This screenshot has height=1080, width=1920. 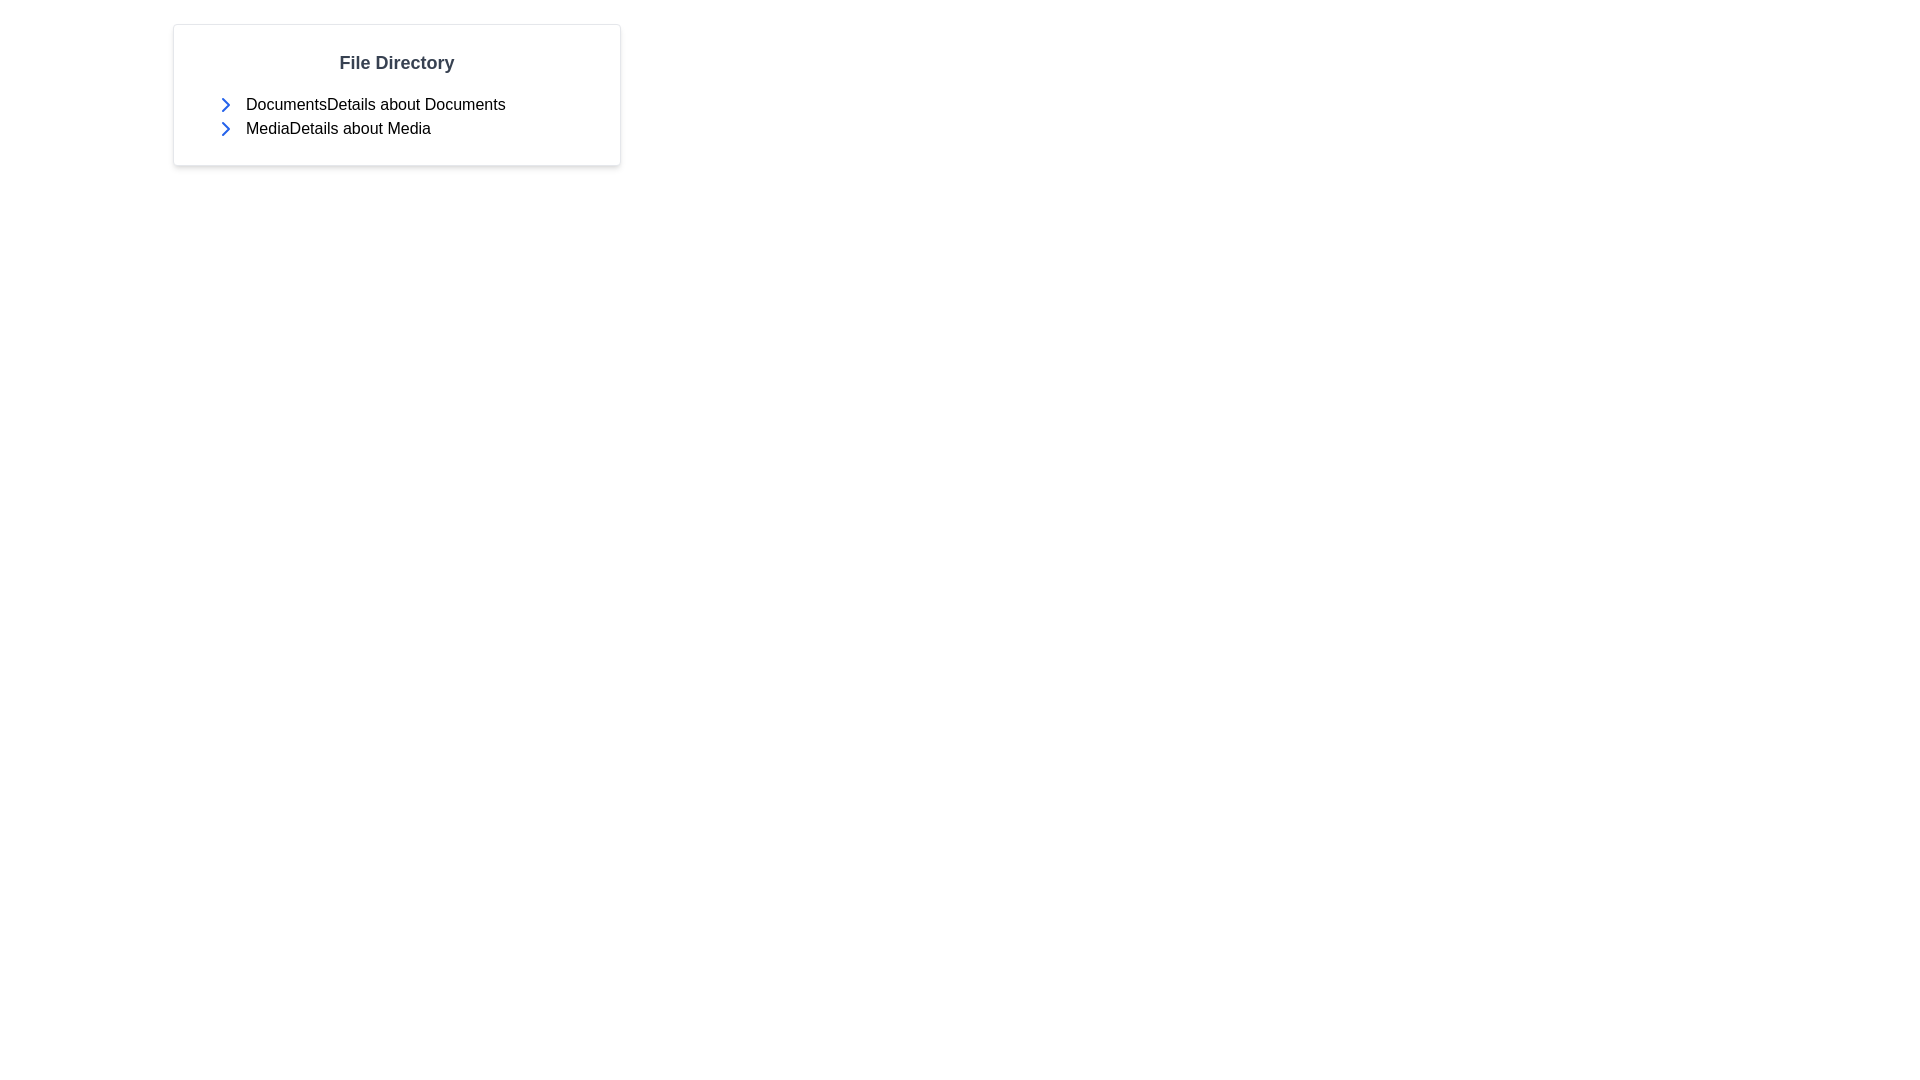 I want to click on the first item, so click(x=403, y=104).